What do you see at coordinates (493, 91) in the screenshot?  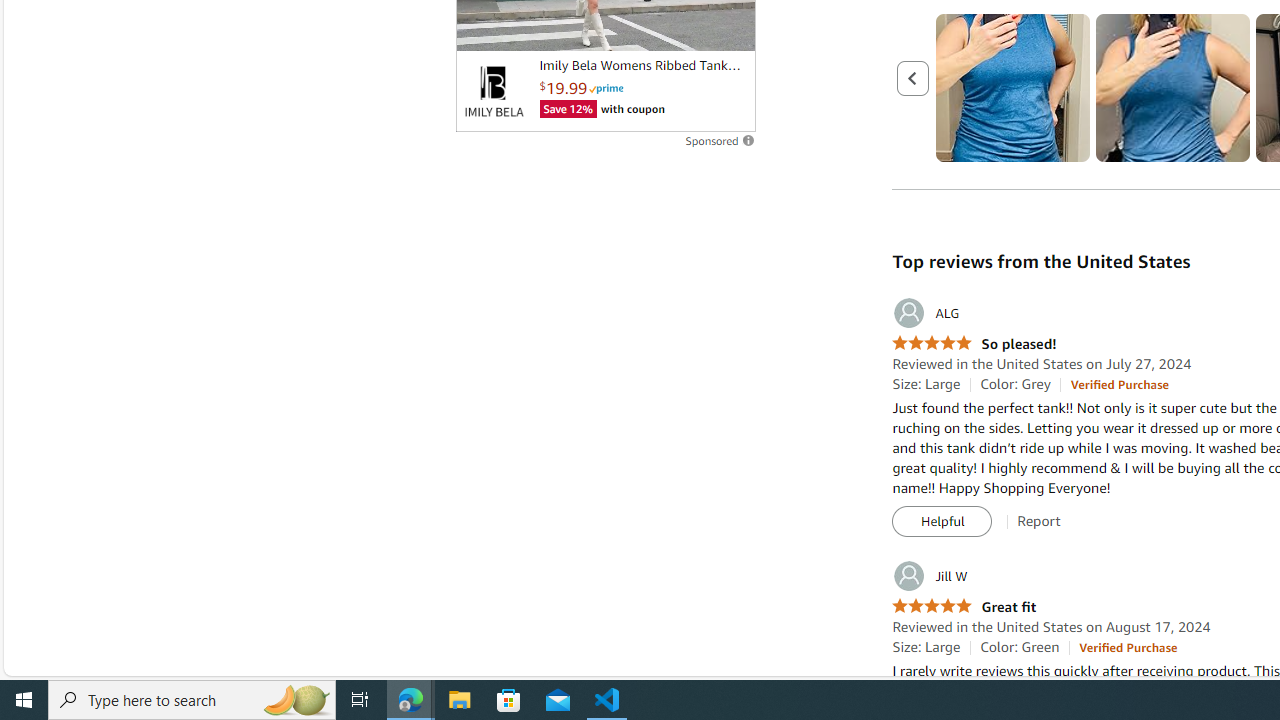 I see `'Logo'` at bounding box center [493, 91].